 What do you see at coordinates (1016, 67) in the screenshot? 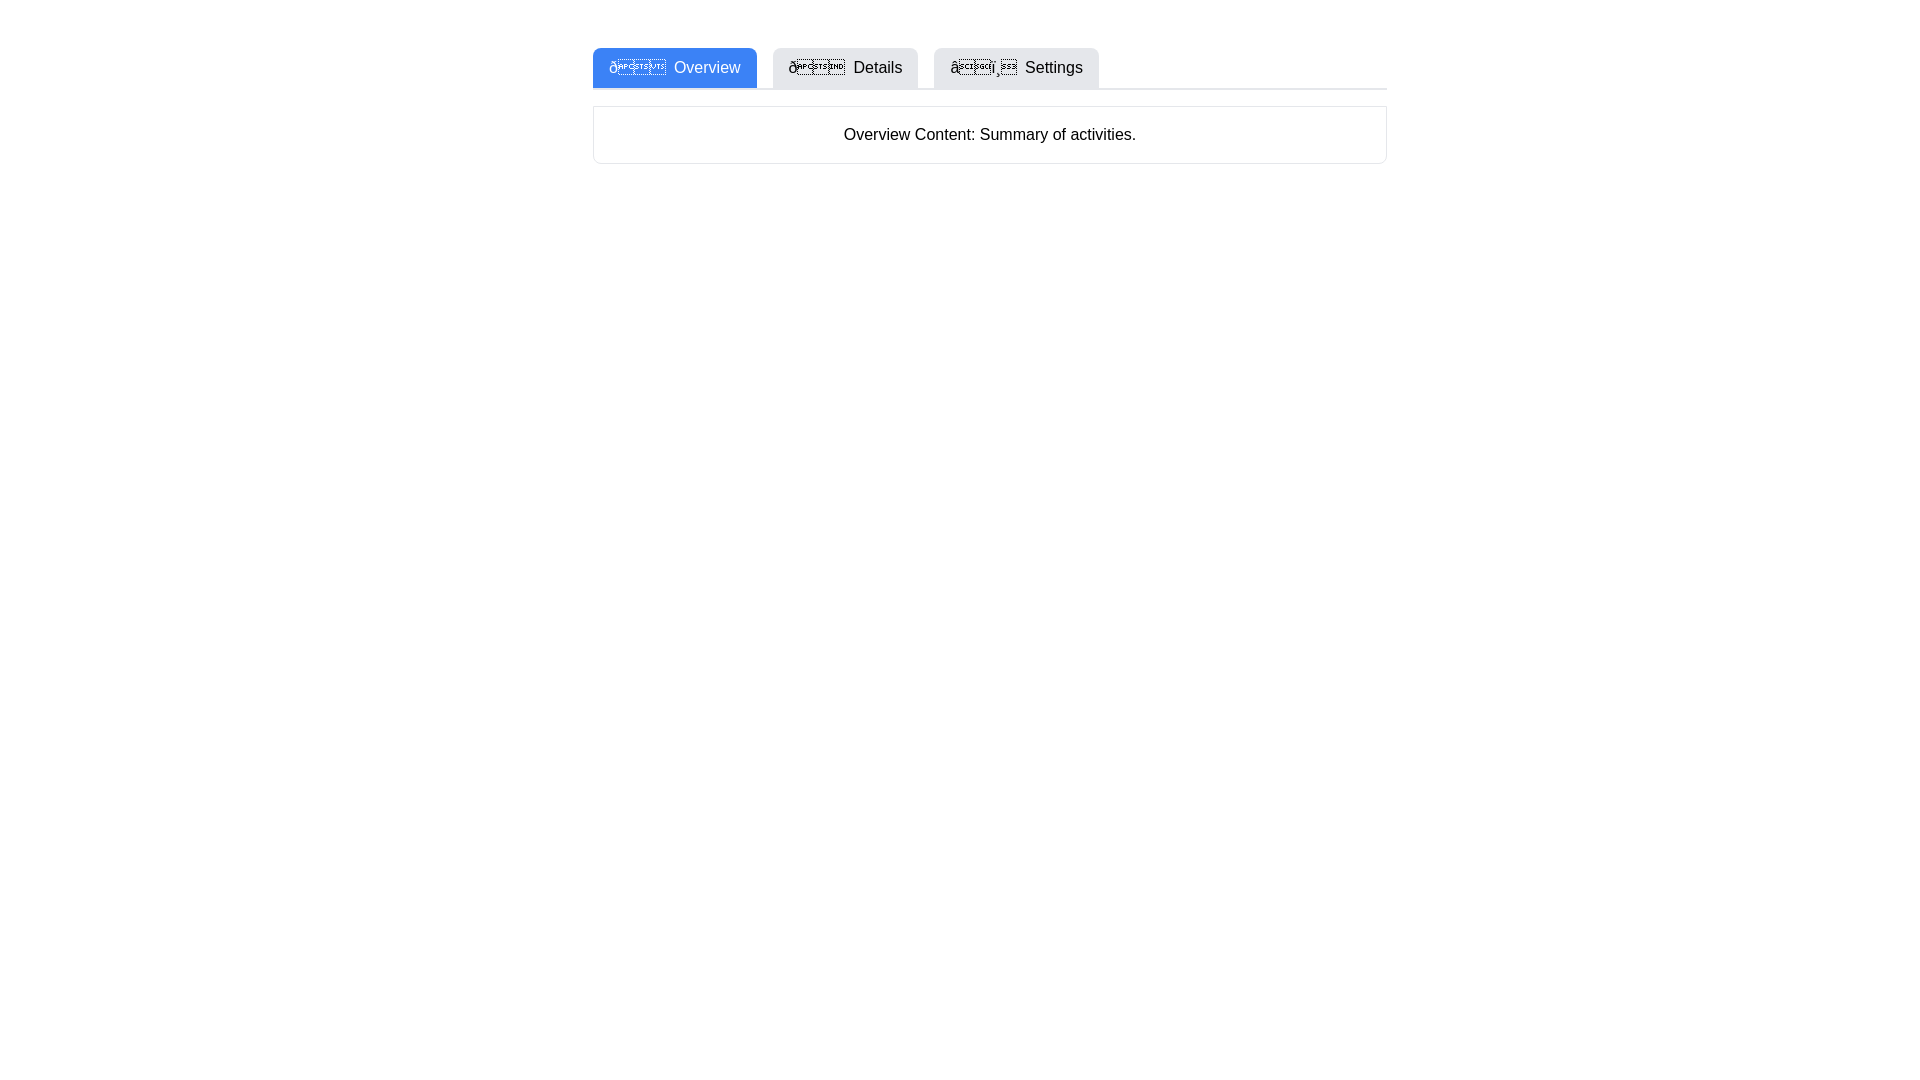
I see `the 'Settings' button, which is a gray rounded rectangle with a gear icon and the text 'Settings'` at bounding box center [1016, 67].